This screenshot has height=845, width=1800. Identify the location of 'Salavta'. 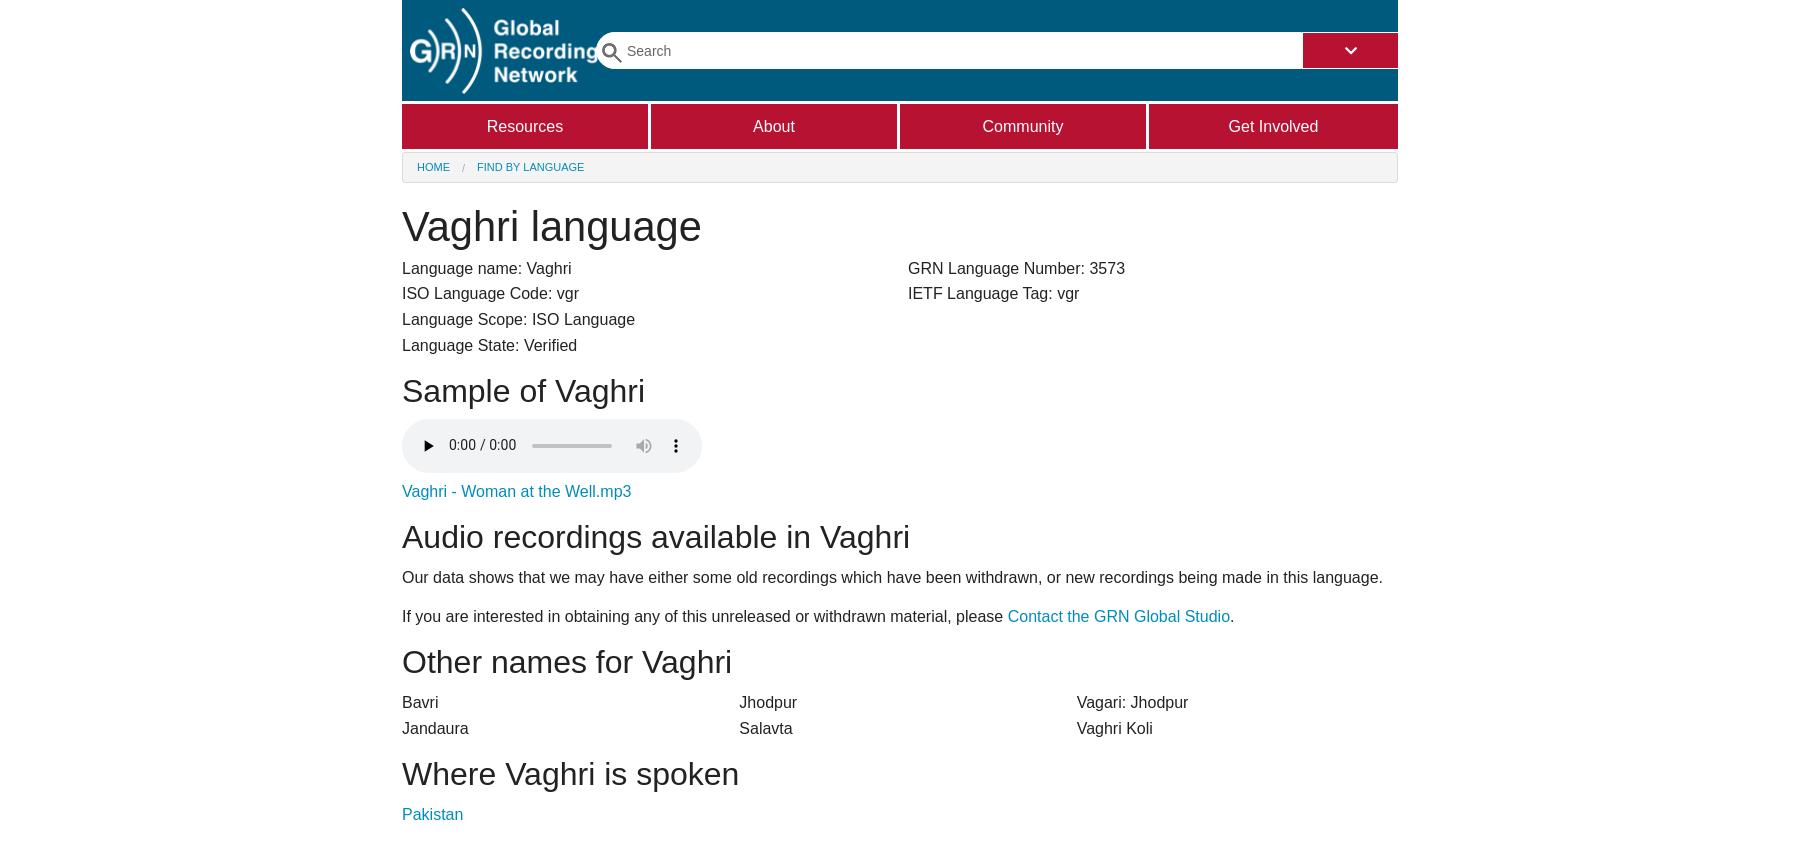
(738, 726).